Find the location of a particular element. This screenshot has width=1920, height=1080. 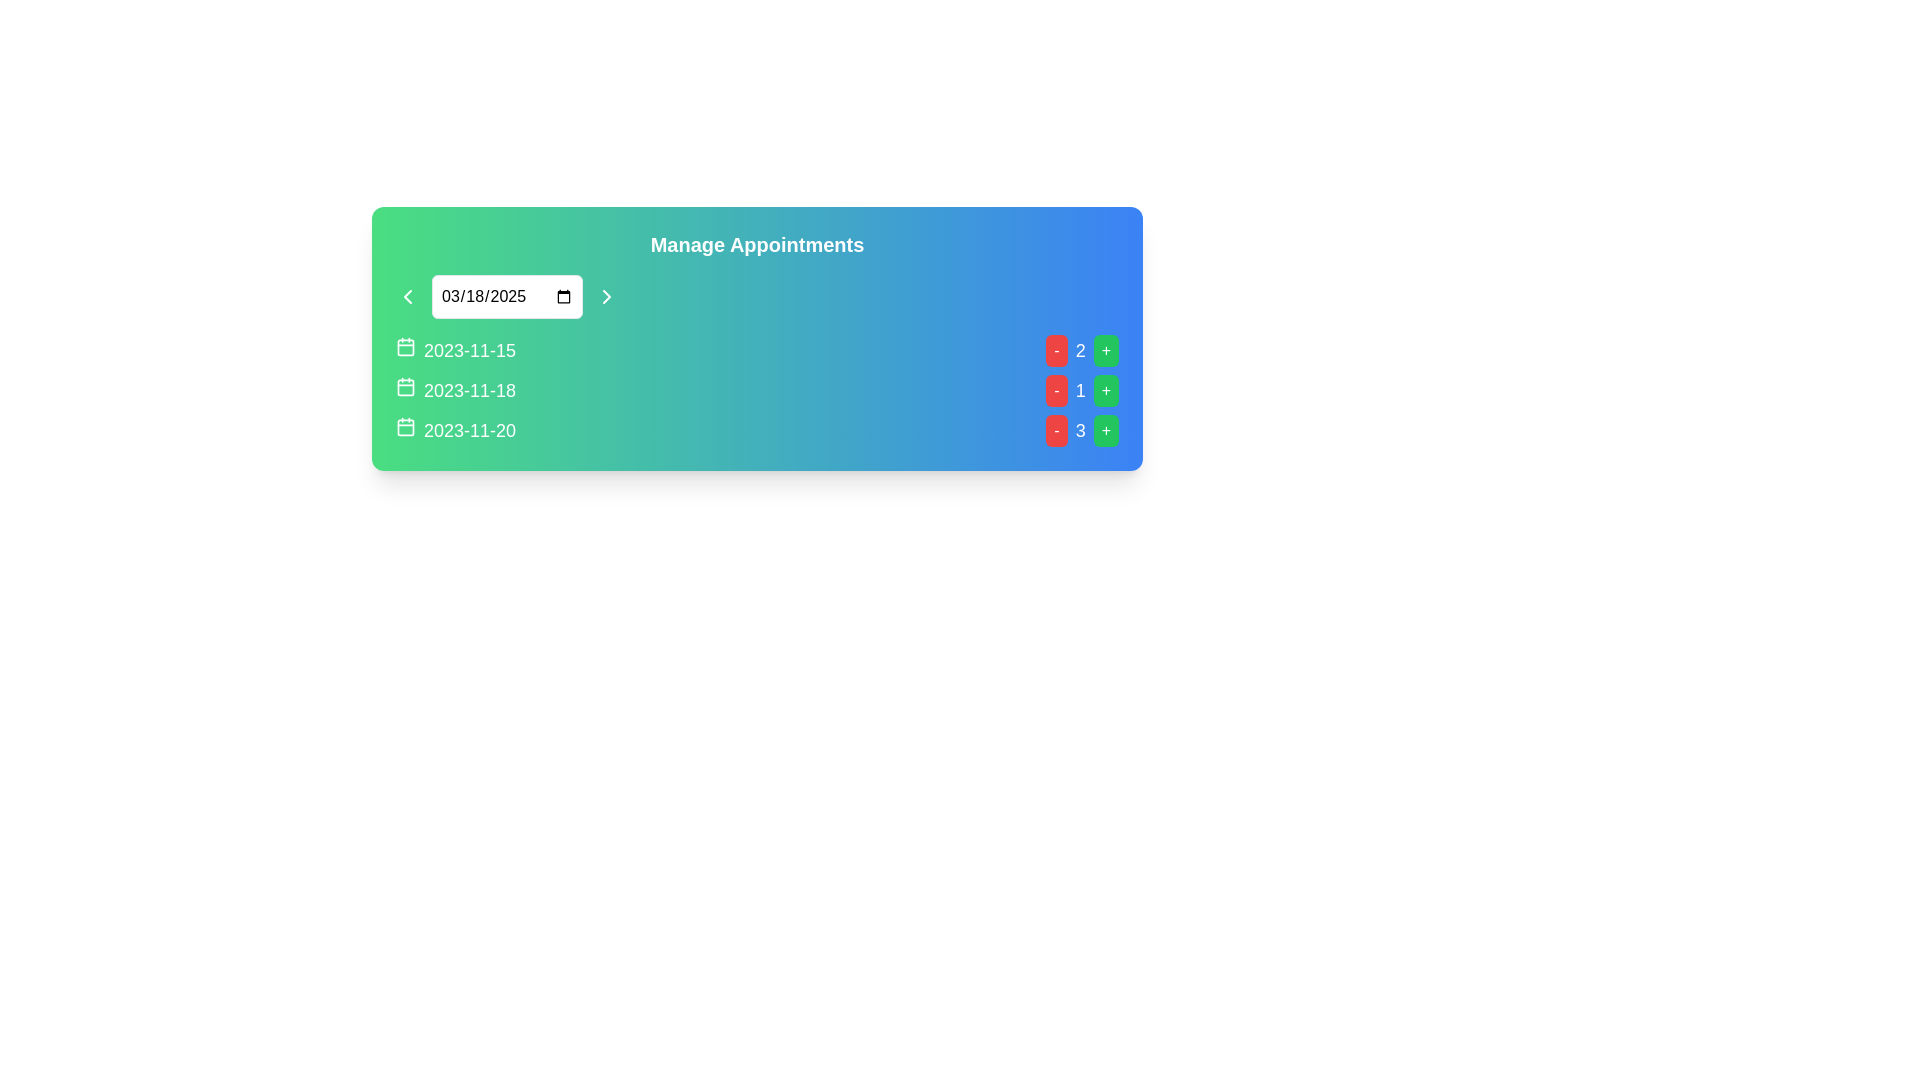

the static text element that displays the current numeric value, located between the decrement (-) red button and the increment (+) green button is located at coordinates (1079, 390).